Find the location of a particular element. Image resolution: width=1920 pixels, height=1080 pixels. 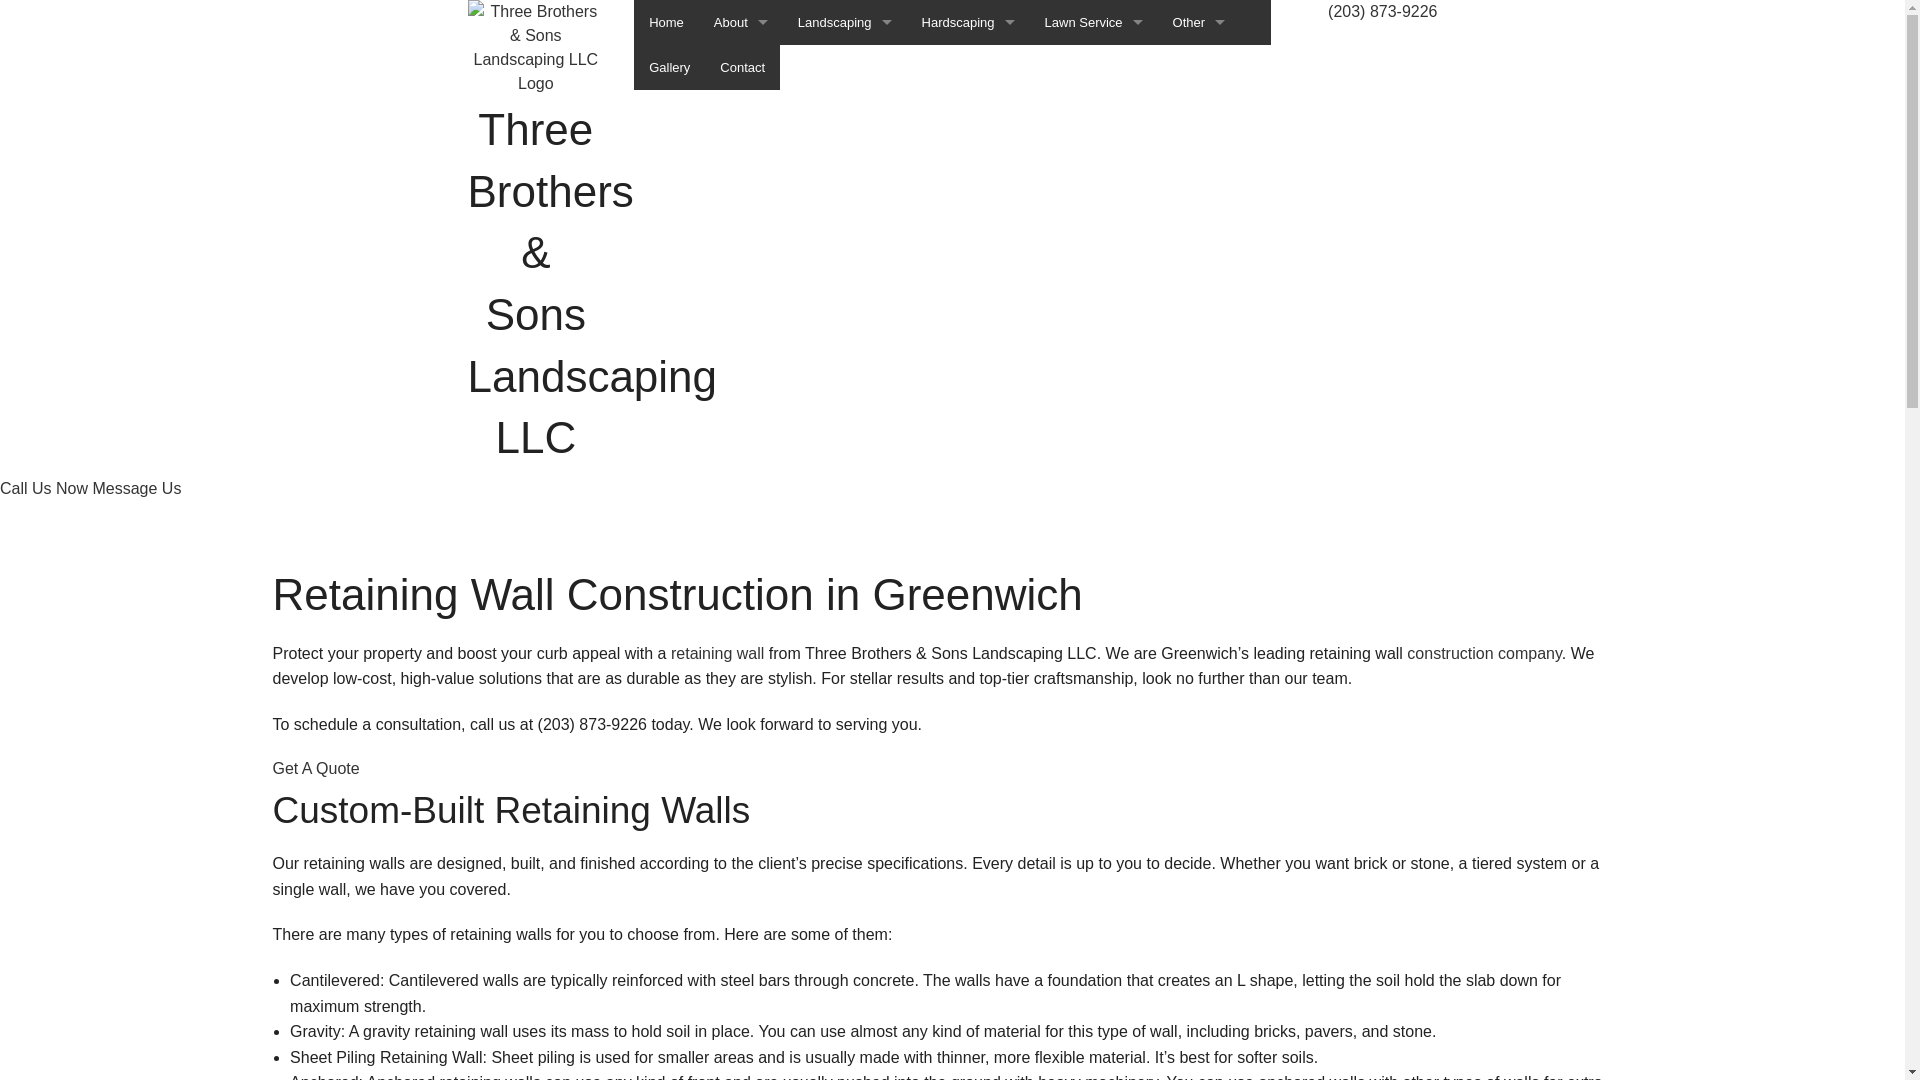

'Patio Construction' is located at coordinates (968, 156).